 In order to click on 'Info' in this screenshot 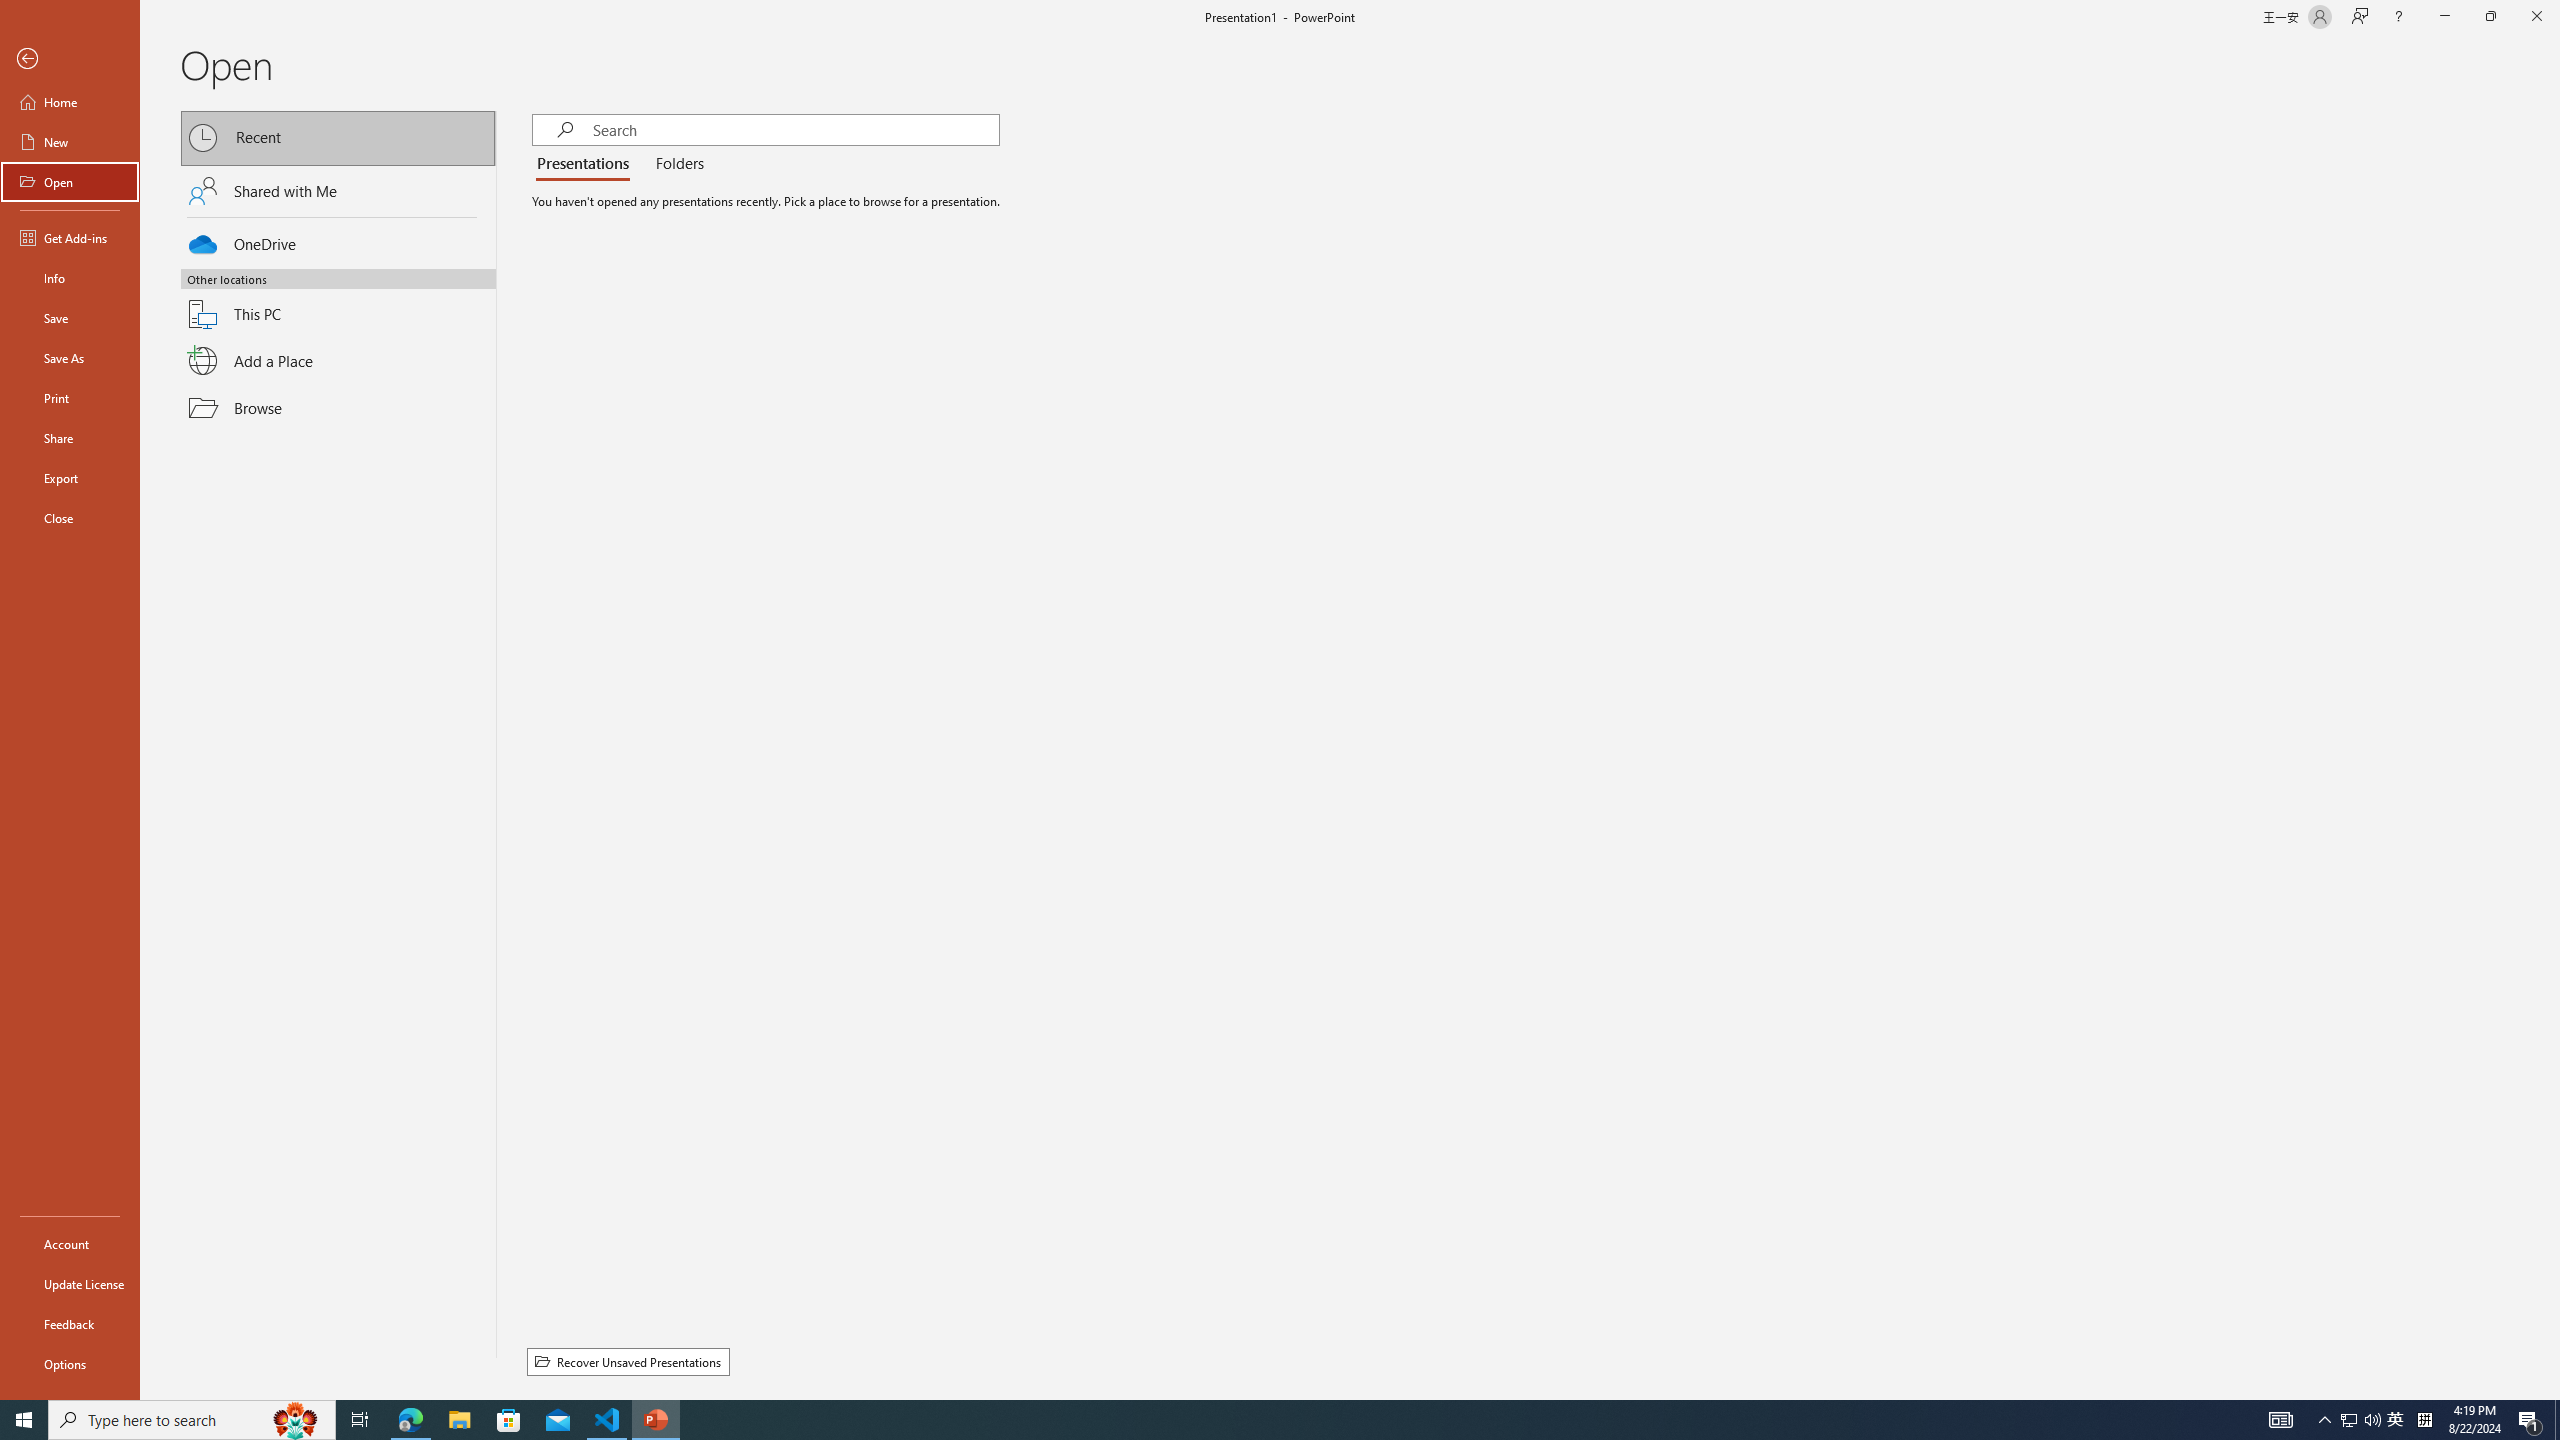, I will do `click(69, 276)`.